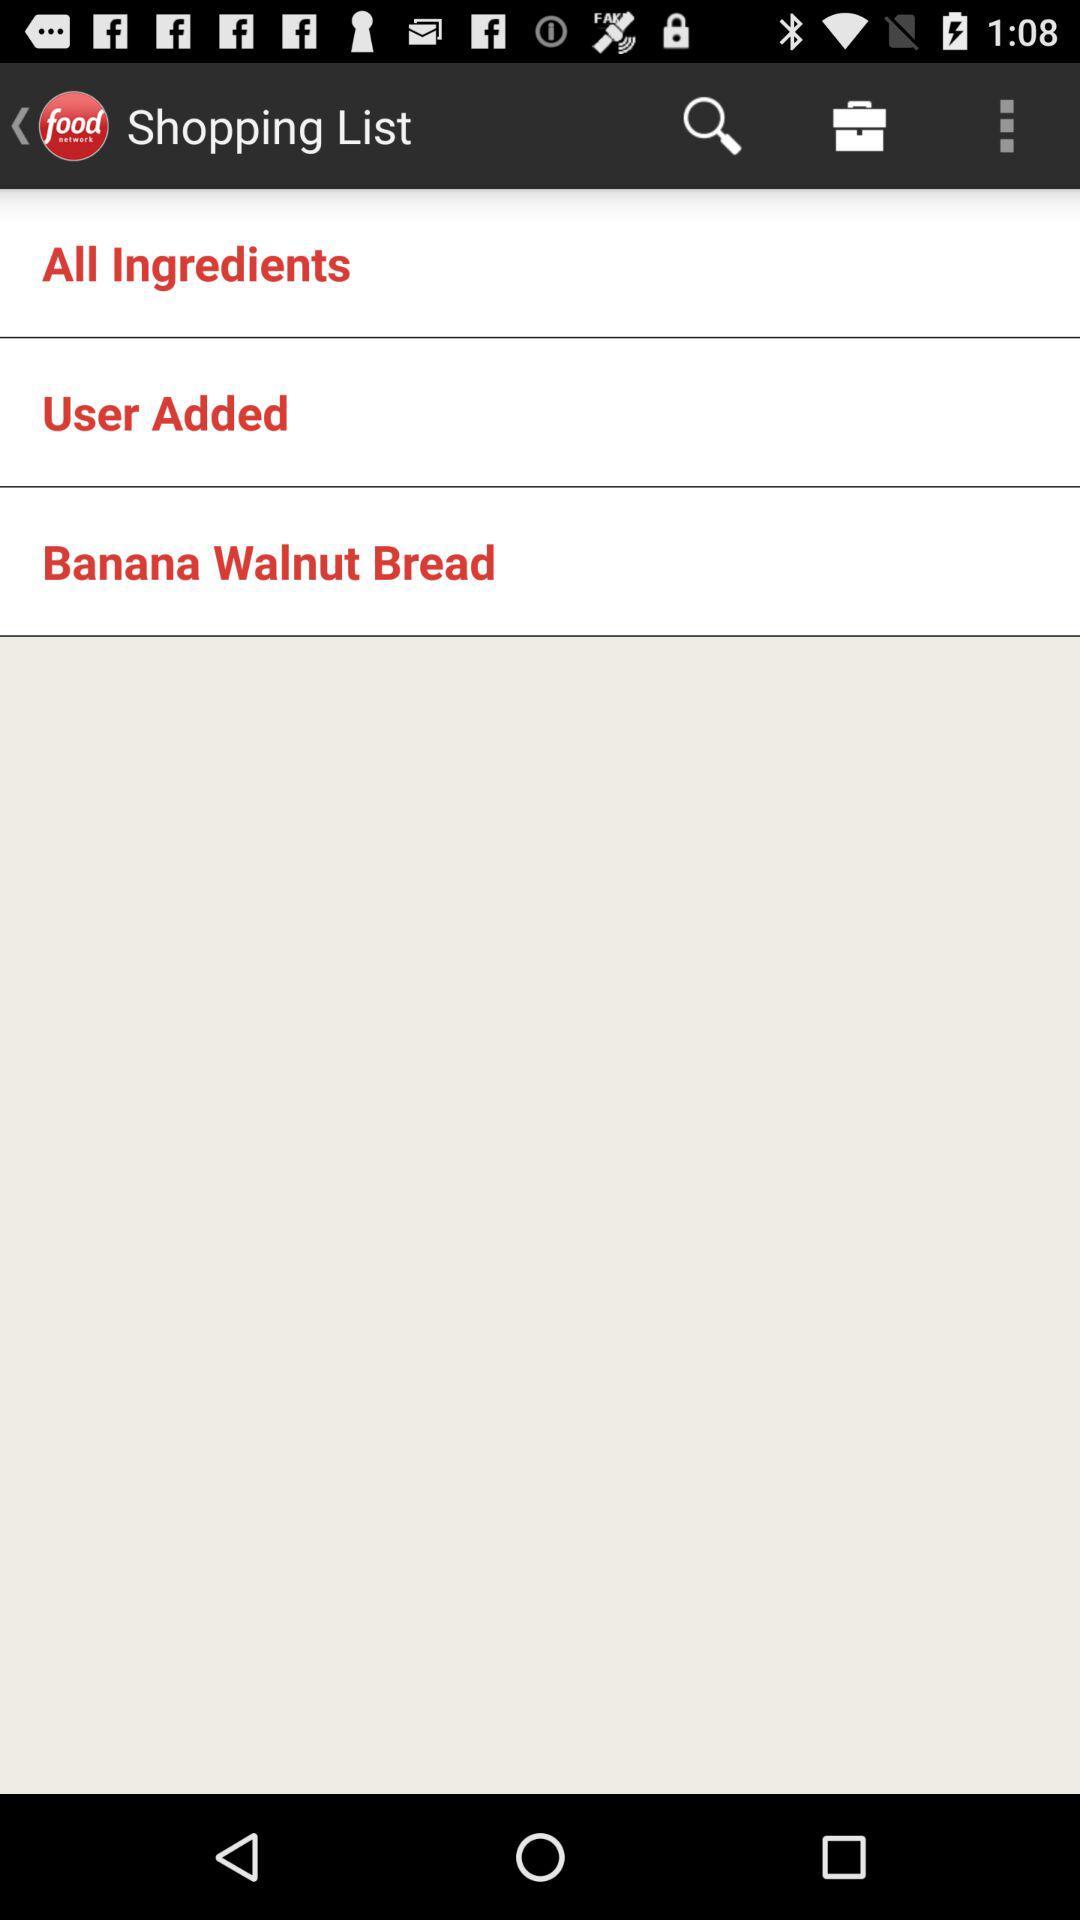 This screenshot has width=1080, height=1920. What do you see at coordinates (164, 411) in the screenshot?
I see `the app below all ingredients icon` at bounding box center [164, 411].